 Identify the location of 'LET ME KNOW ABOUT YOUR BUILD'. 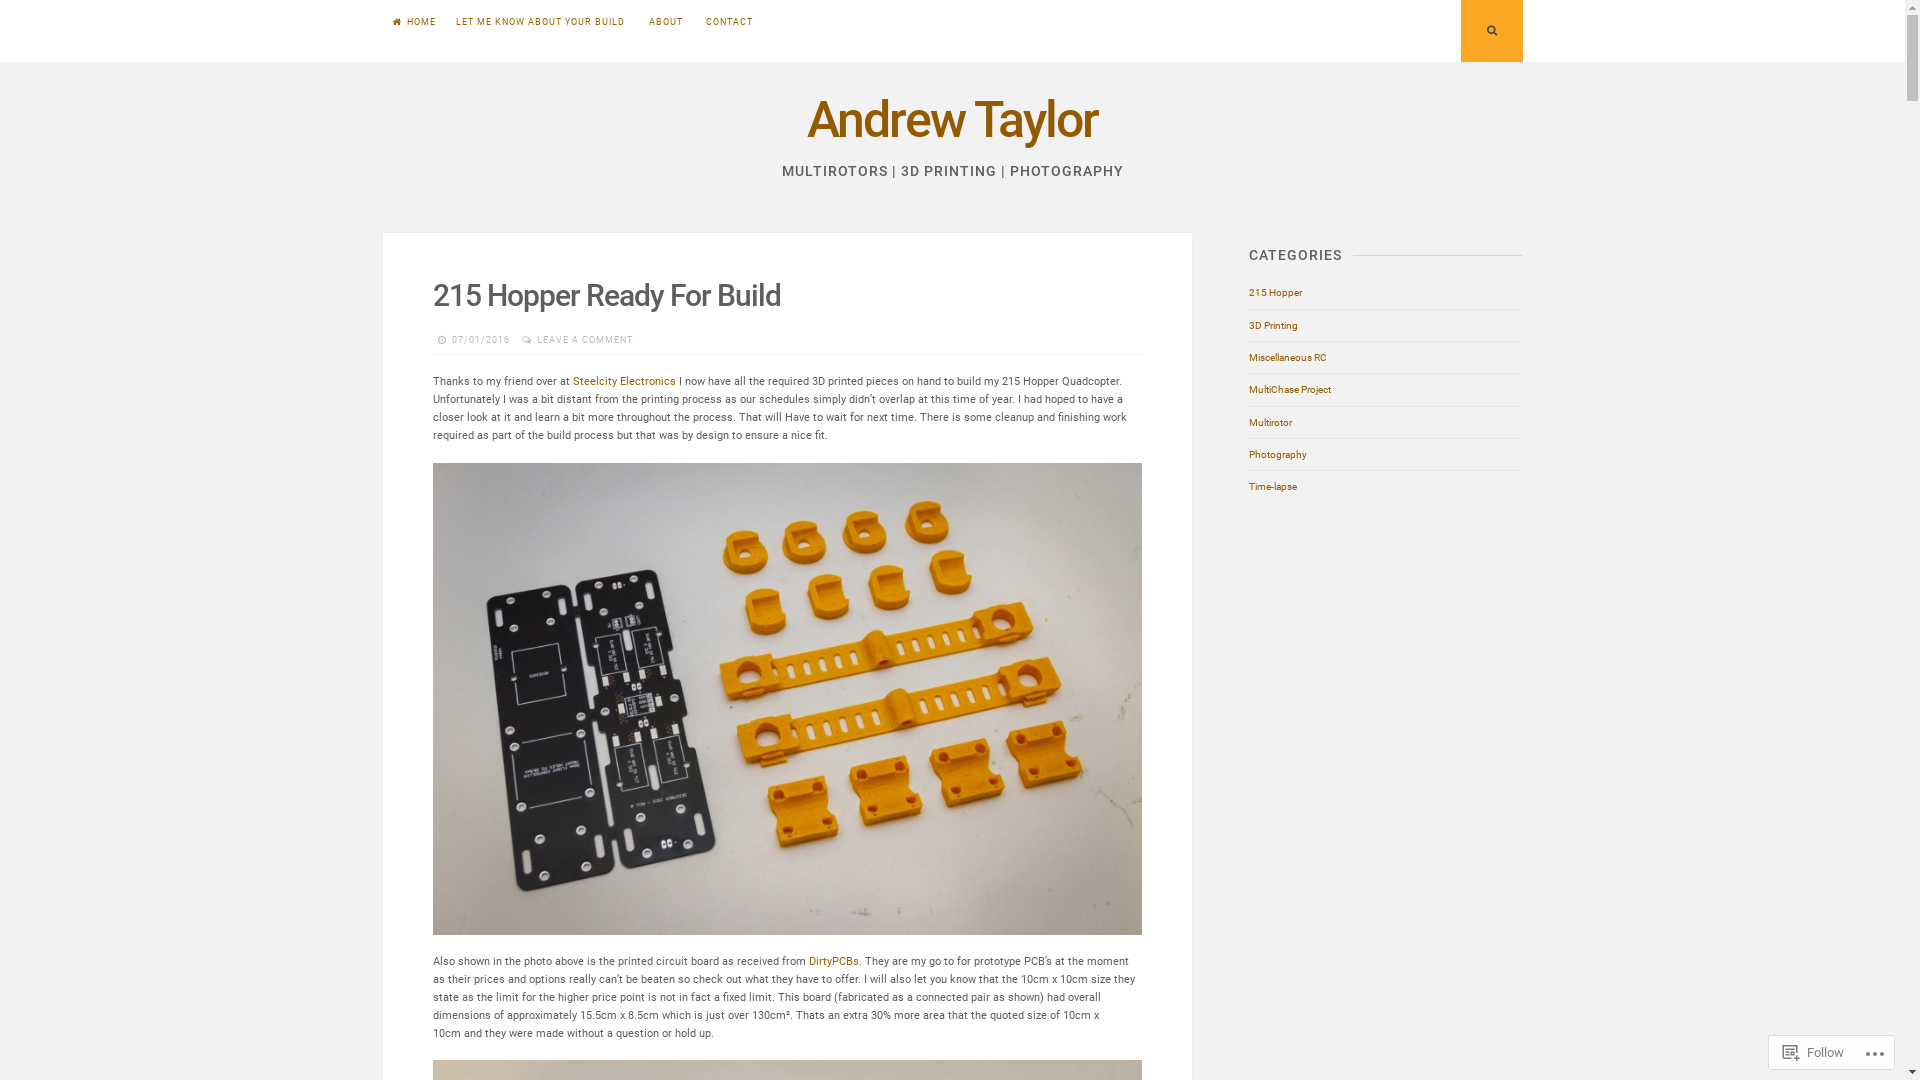
(445, 22).